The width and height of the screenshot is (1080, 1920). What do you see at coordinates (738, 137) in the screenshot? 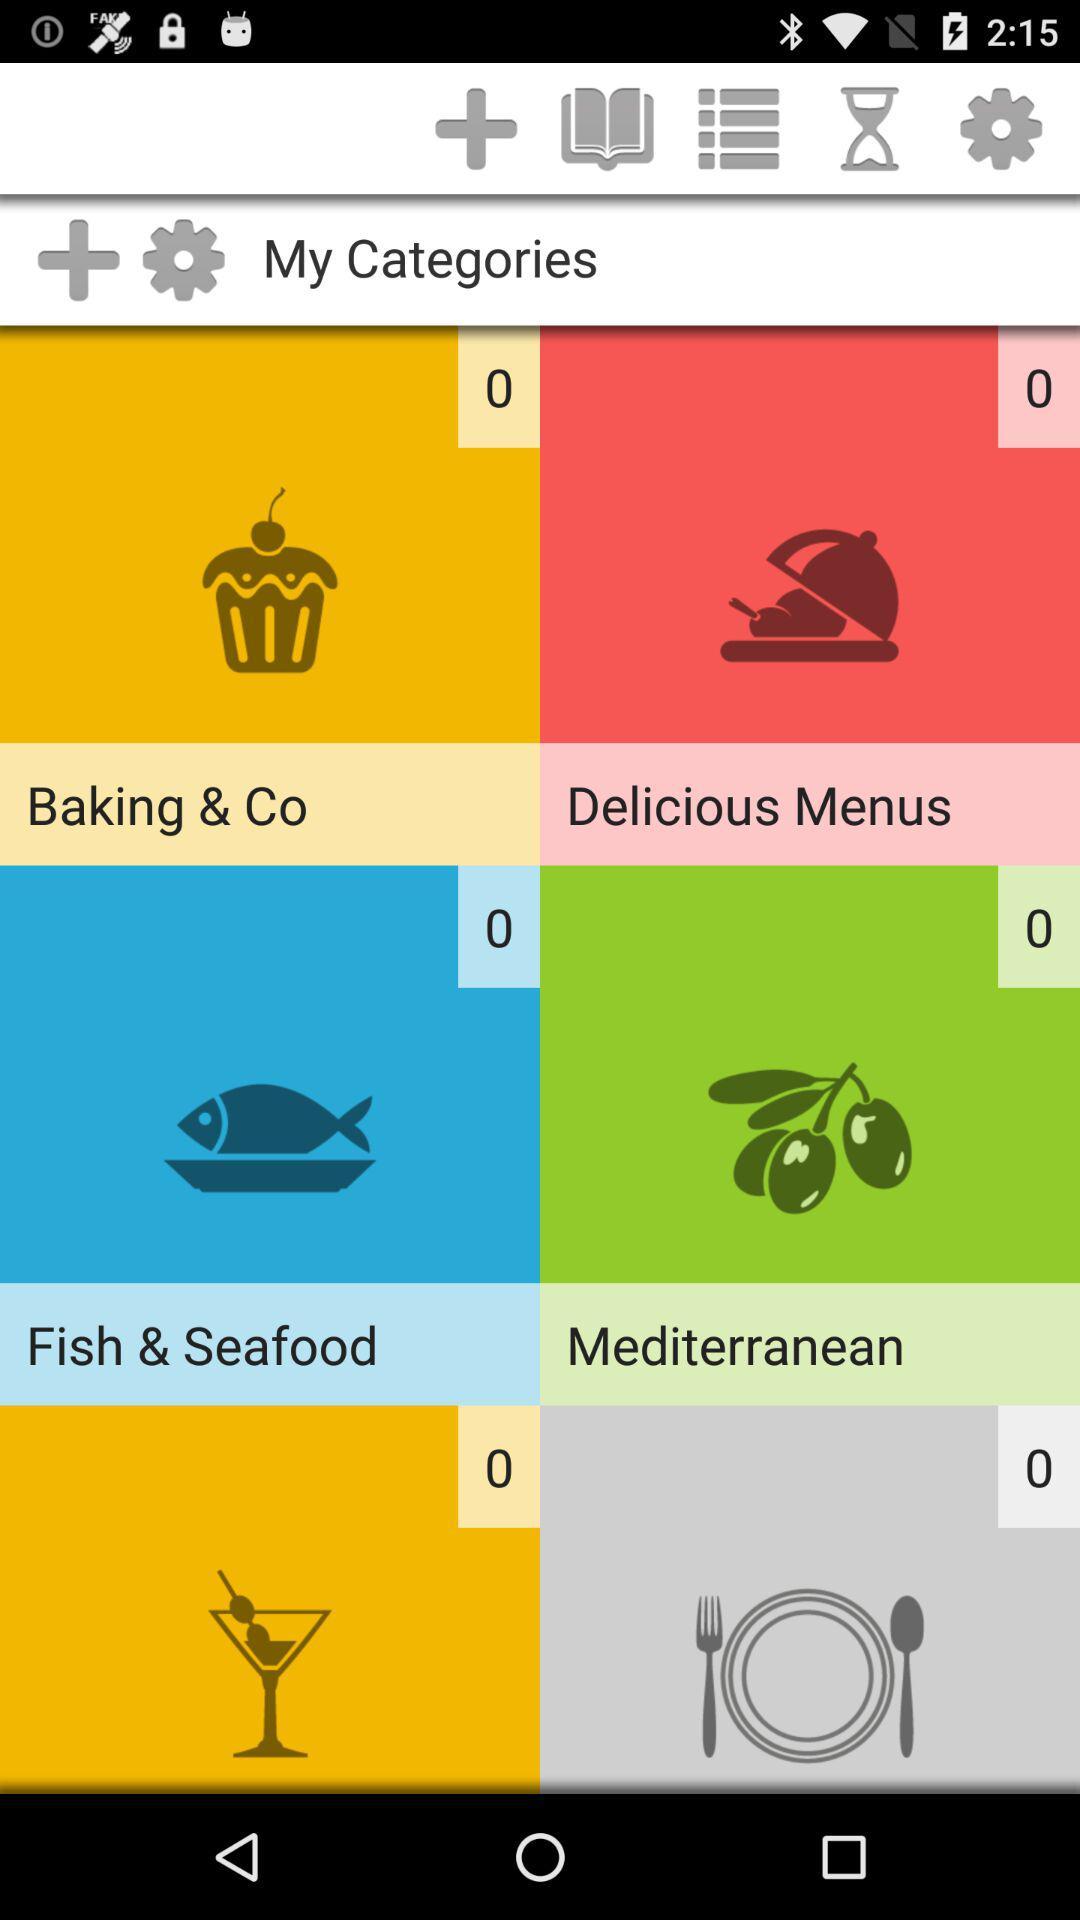
I see `the list icon` at bounding box center [738, 137].